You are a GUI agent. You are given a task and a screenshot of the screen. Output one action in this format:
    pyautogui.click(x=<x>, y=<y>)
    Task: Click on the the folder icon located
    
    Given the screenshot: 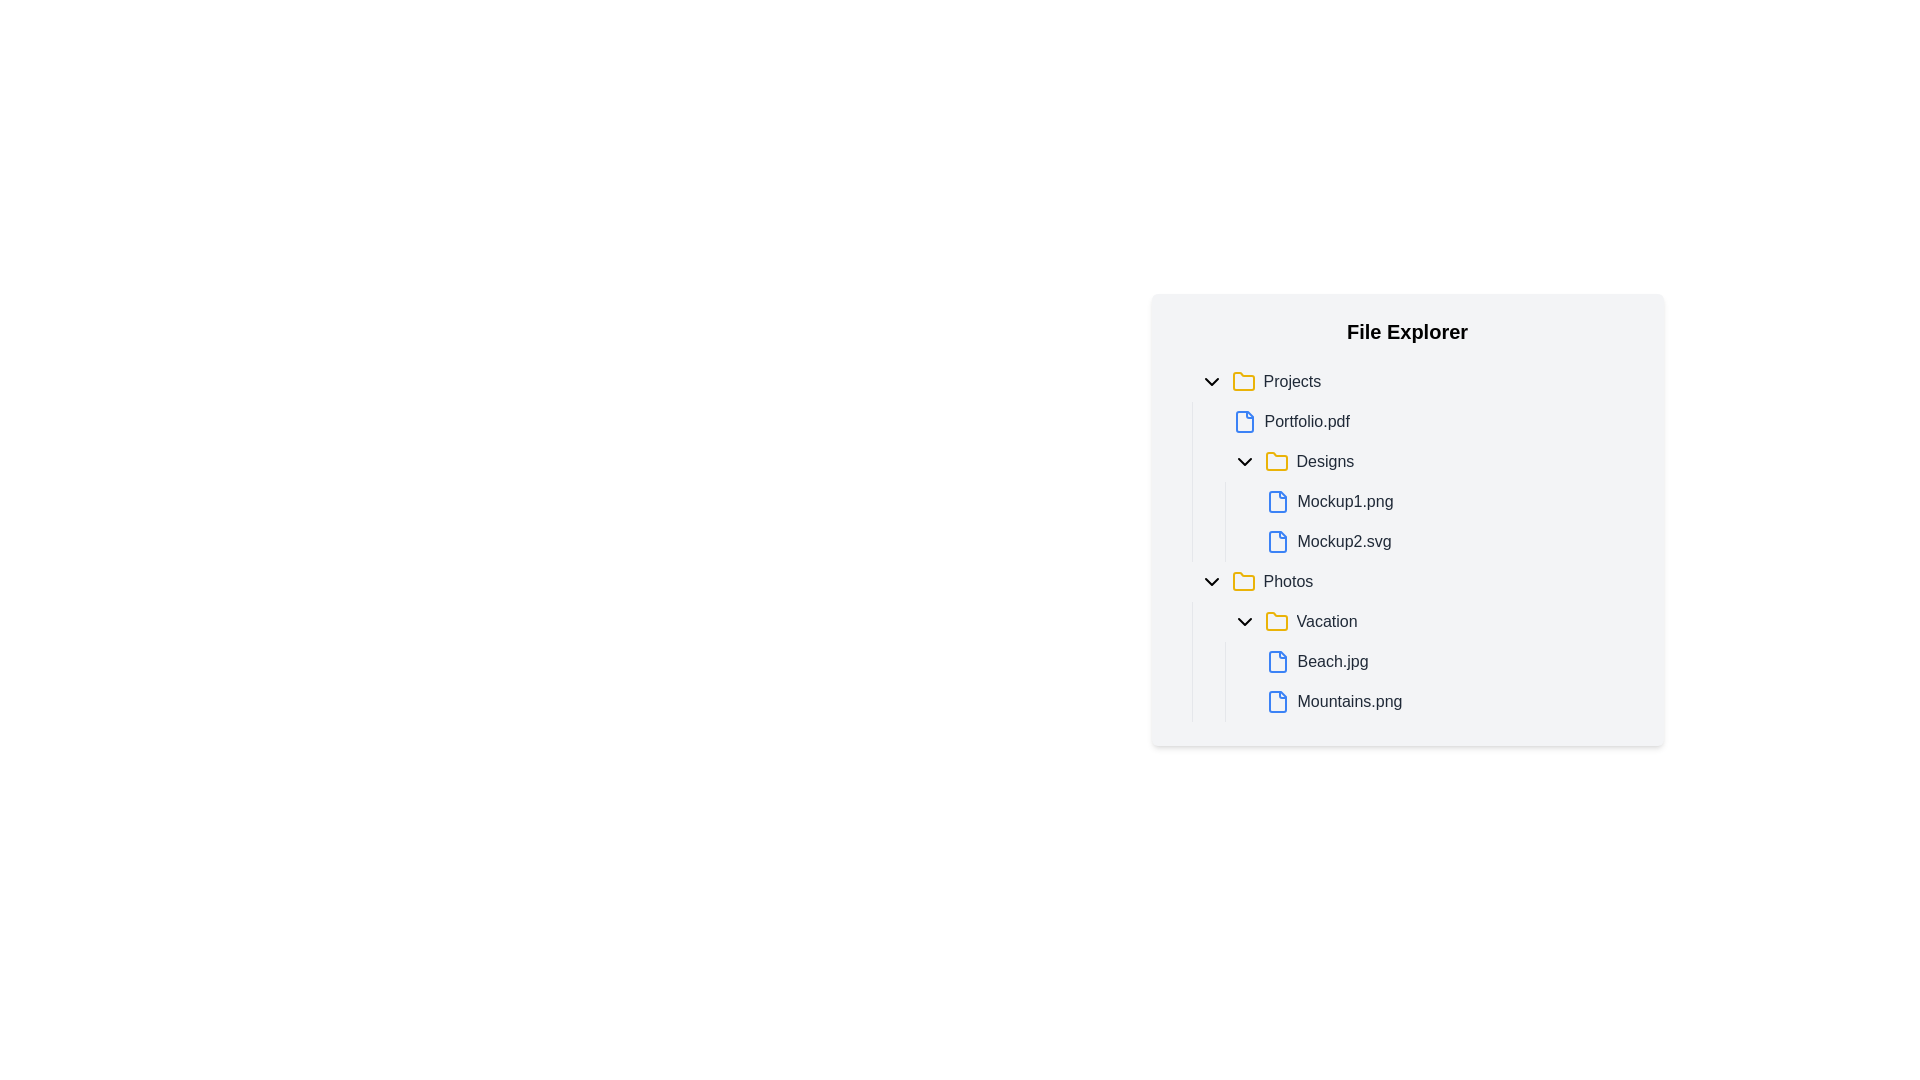 What is the action you would take?
    pyautogui.click(x=1242, y=581)
    